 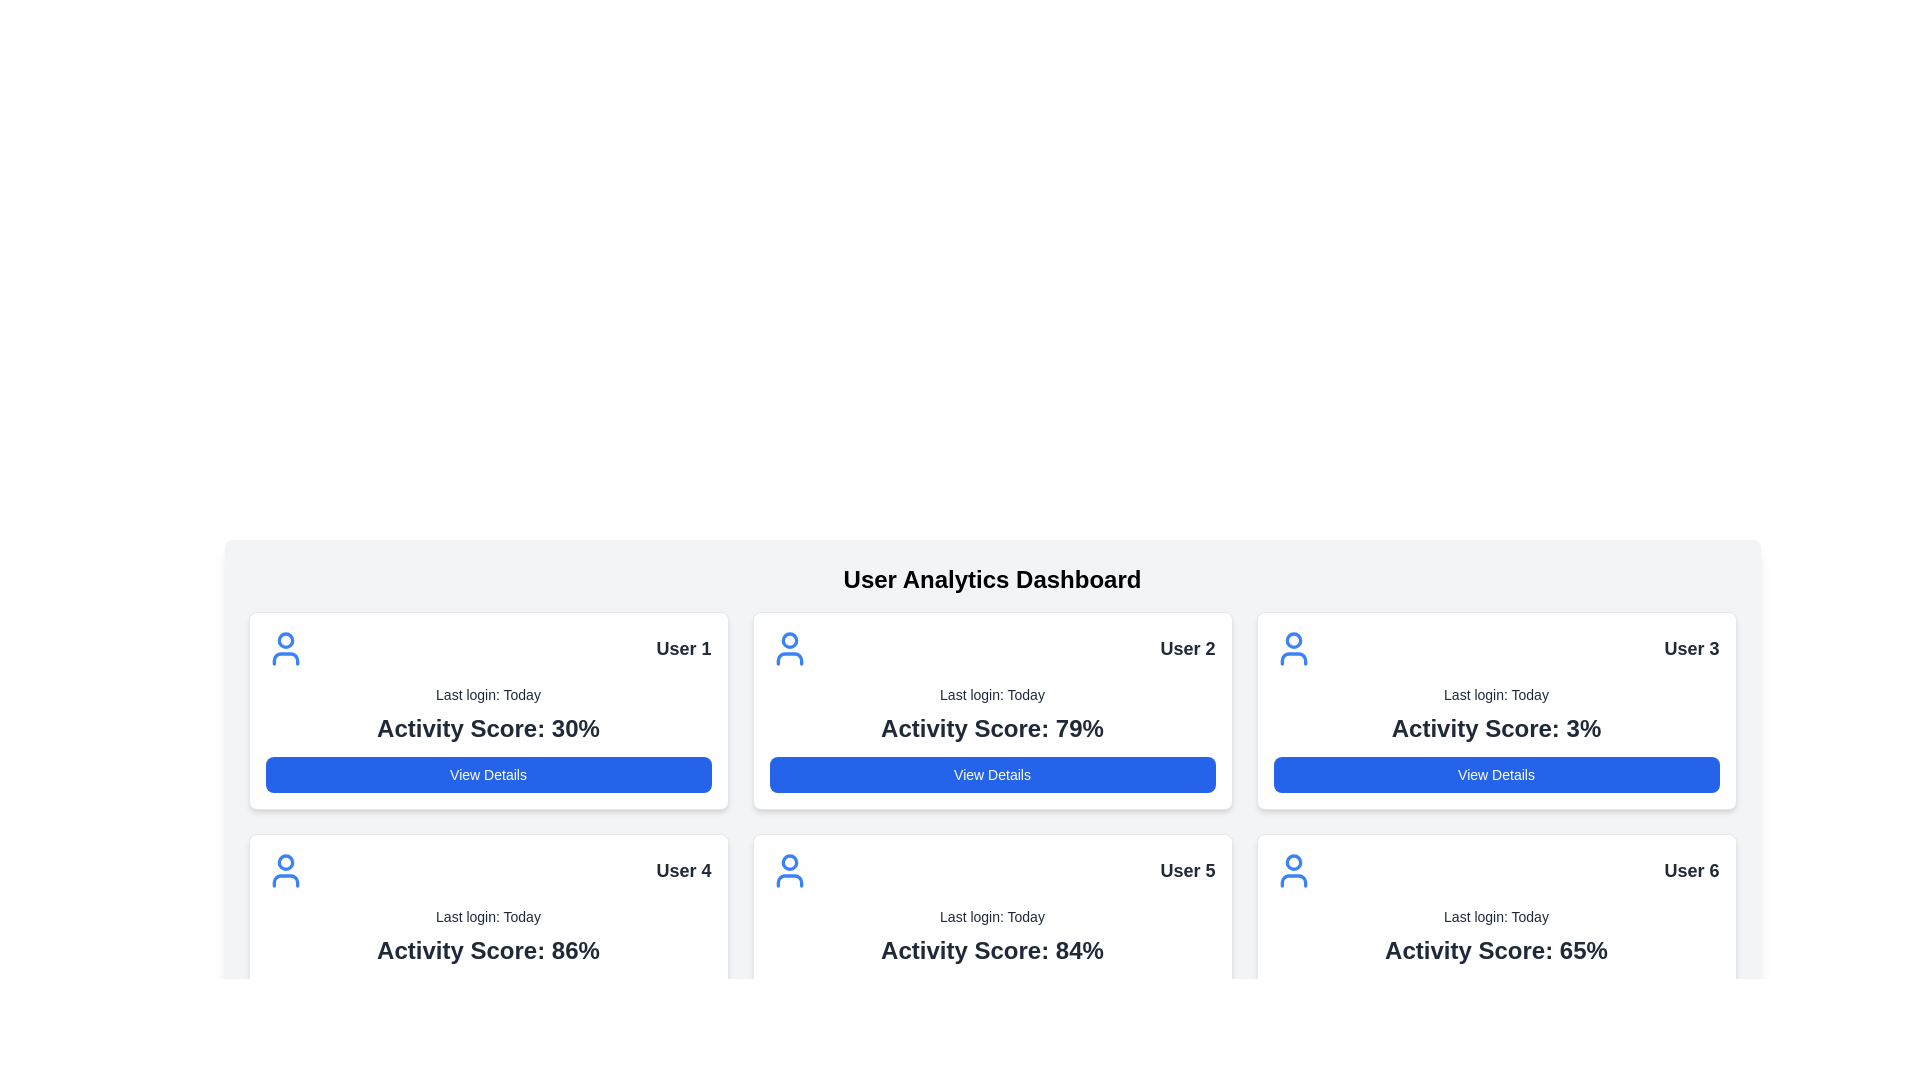 I want to click on the user icon with a blue outline that represents an individual, located in the top-left corner of the User 6 section, above 'Last login: Today' and to the left of 'User 6', so click(x=1293, y=870).